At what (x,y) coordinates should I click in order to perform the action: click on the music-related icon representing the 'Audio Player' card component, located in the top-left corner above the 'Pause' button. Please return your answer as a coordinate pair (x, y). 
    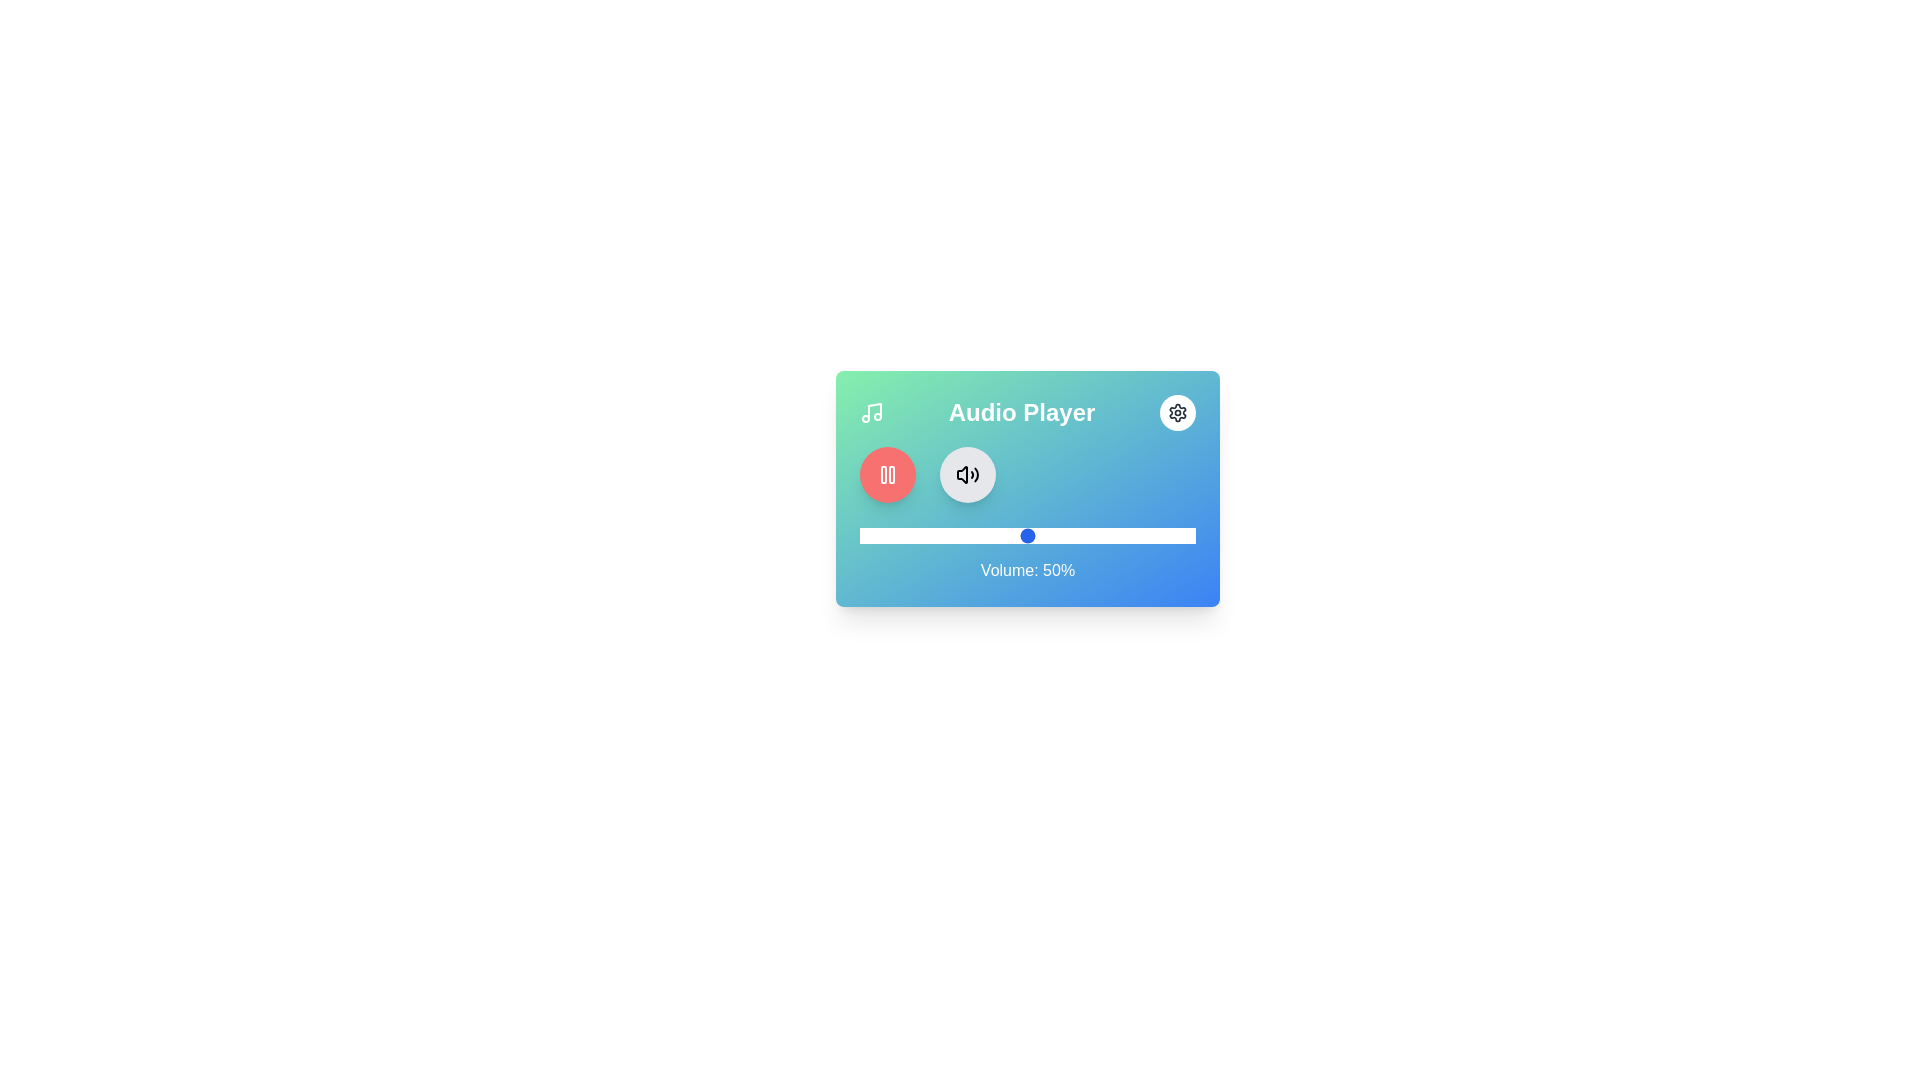
    Looking at the image, I should click on (872, 411).